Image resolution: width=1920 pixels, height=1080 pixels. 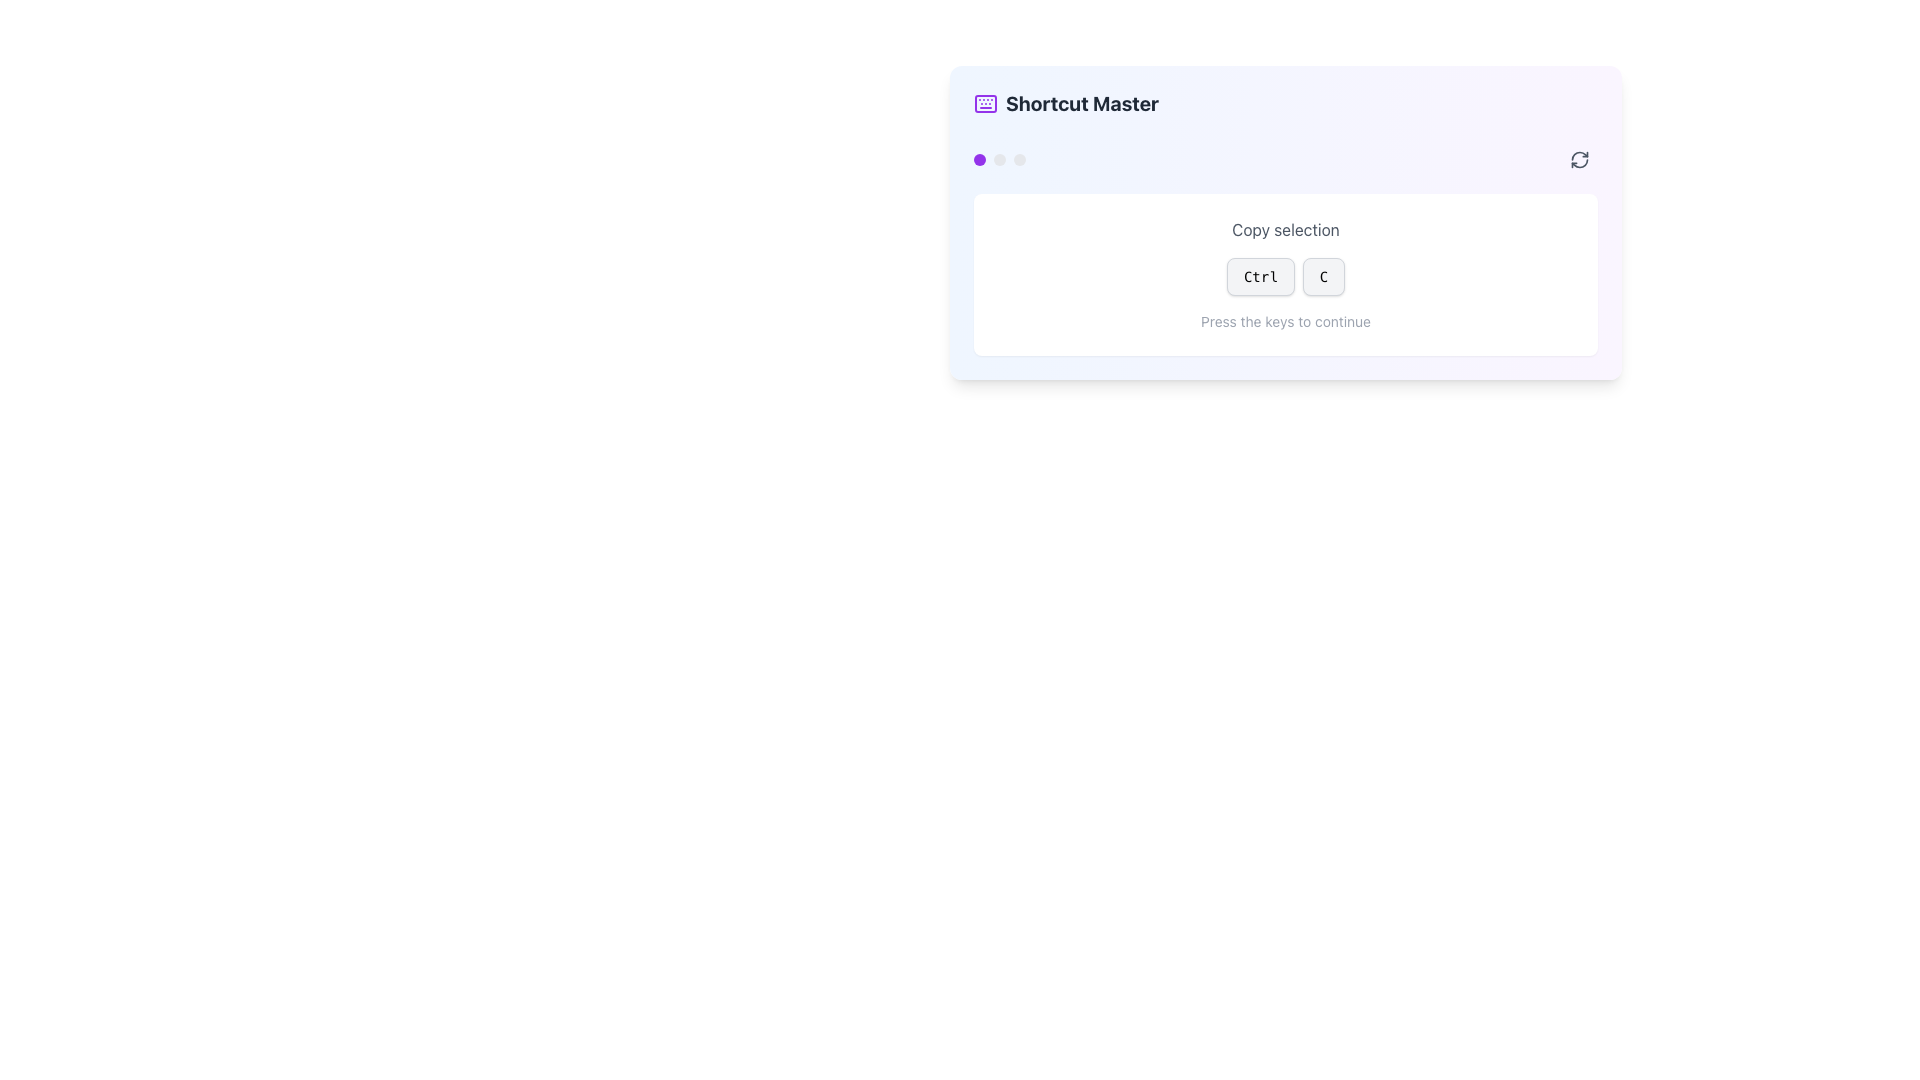 What do you see at coordinates (1286, 320) in the screenshot?
I see `the static text that says 'Press the keys to continue', which is gray-colored and located below the 'Ctrl' and 'C' buttons, centered at the bottom of the card` at bounding box center [1286, 320].